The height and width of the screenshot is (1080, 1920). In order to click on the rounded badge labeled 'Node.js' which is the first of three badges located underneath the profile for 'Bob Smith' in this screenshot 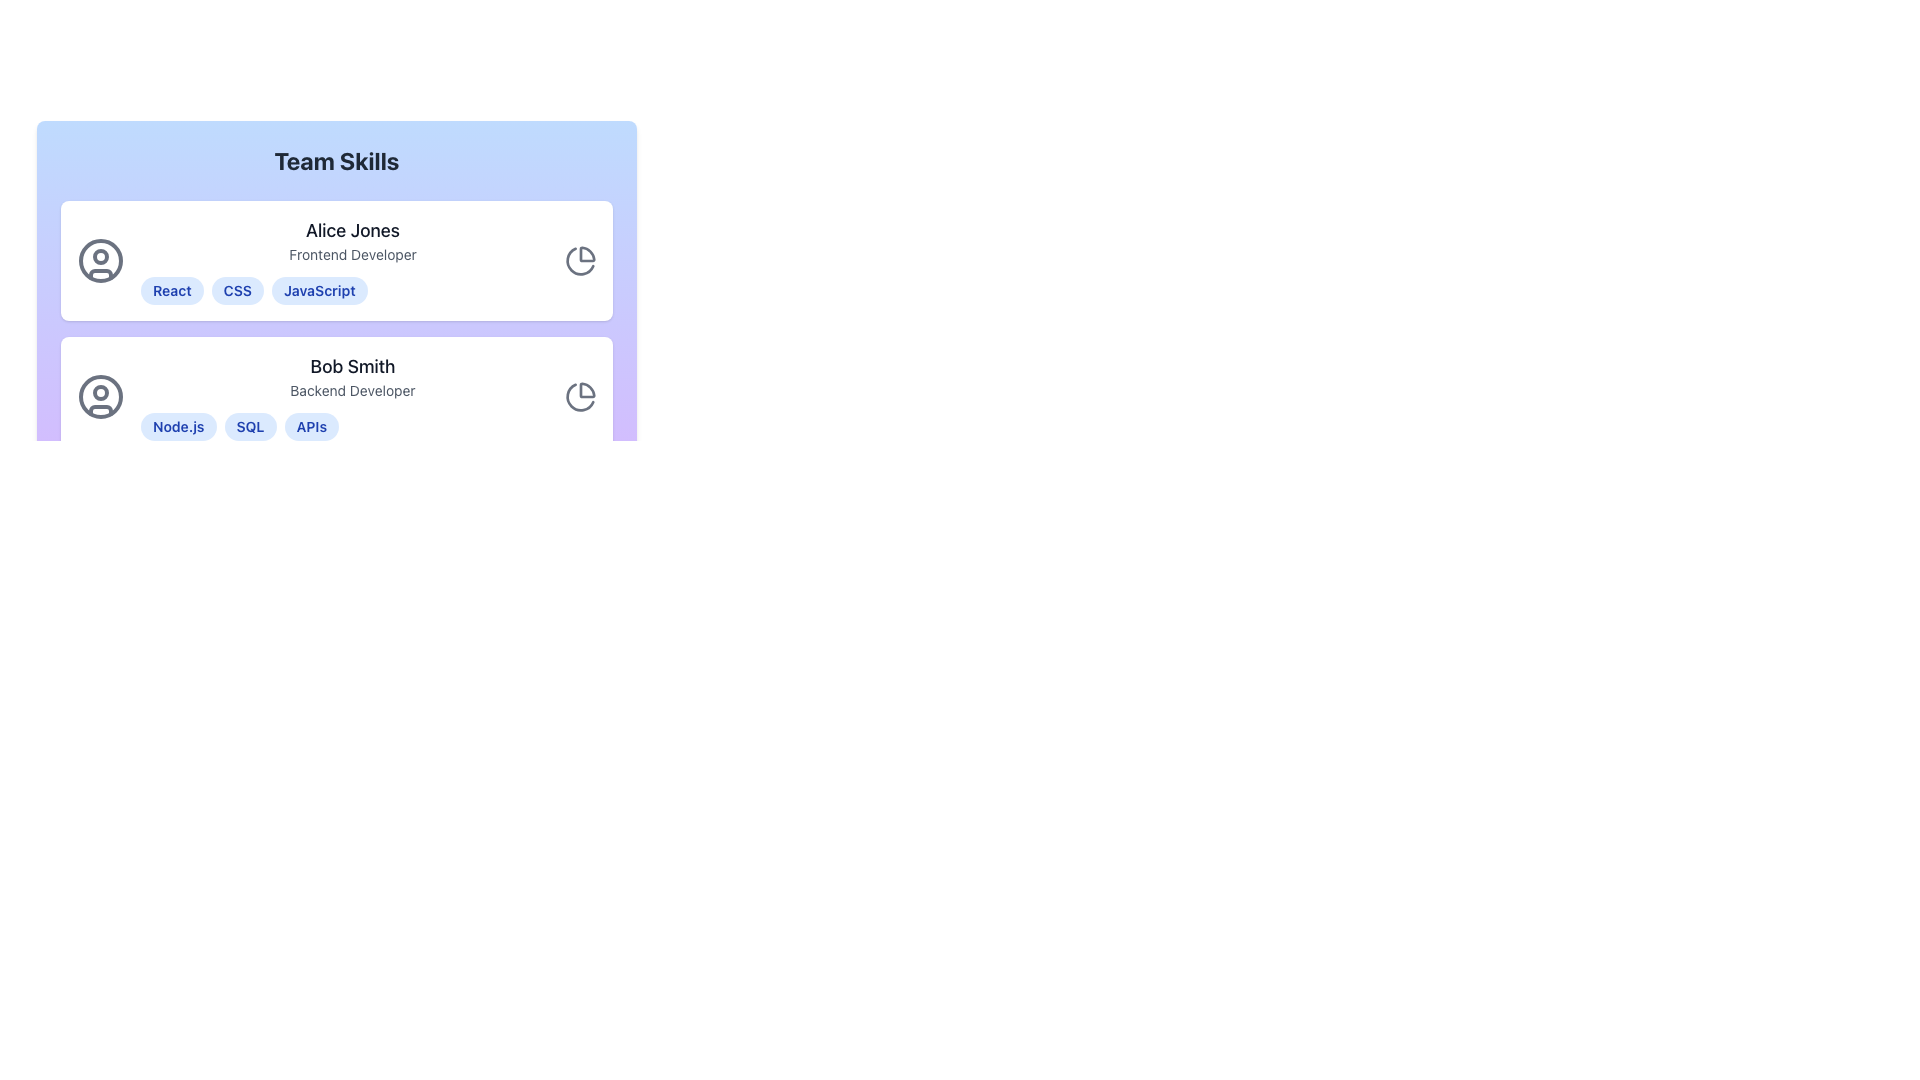, I will do `click(178, 426)`.